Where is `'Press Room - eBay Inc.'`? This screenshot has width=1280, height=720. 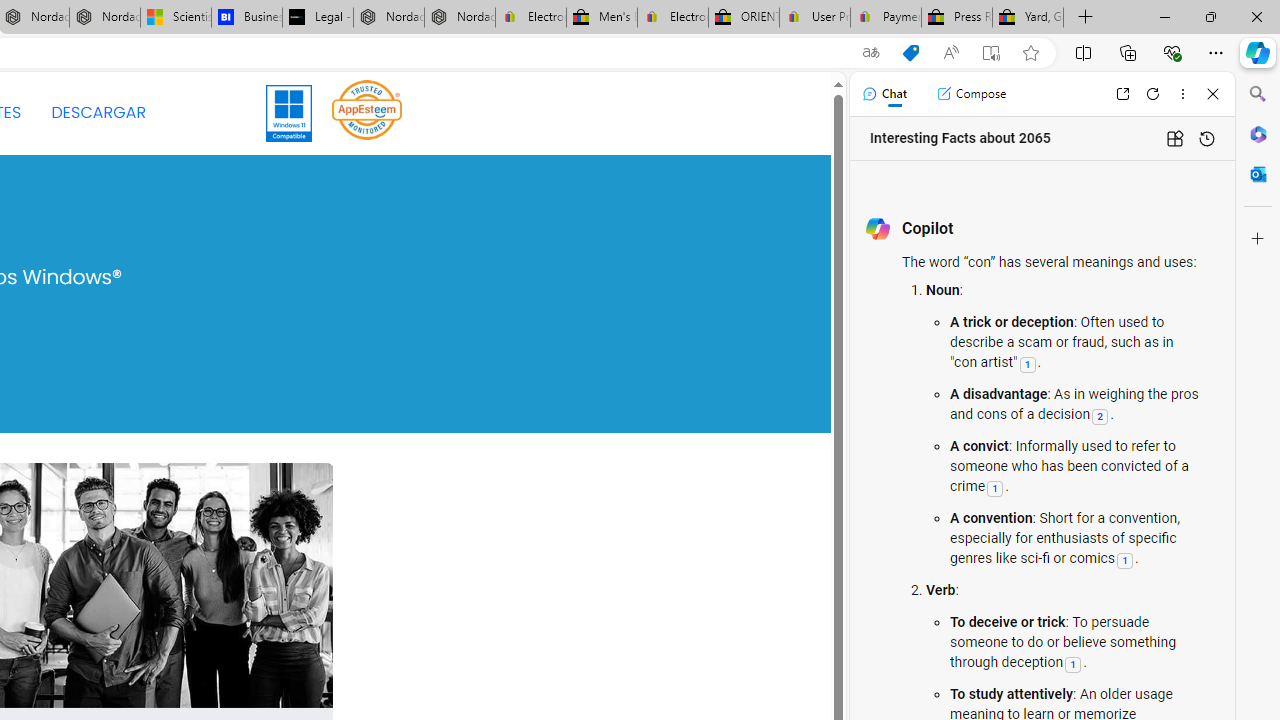 'Press Room - eBay Inc.' is located at coordinates (955, 17).